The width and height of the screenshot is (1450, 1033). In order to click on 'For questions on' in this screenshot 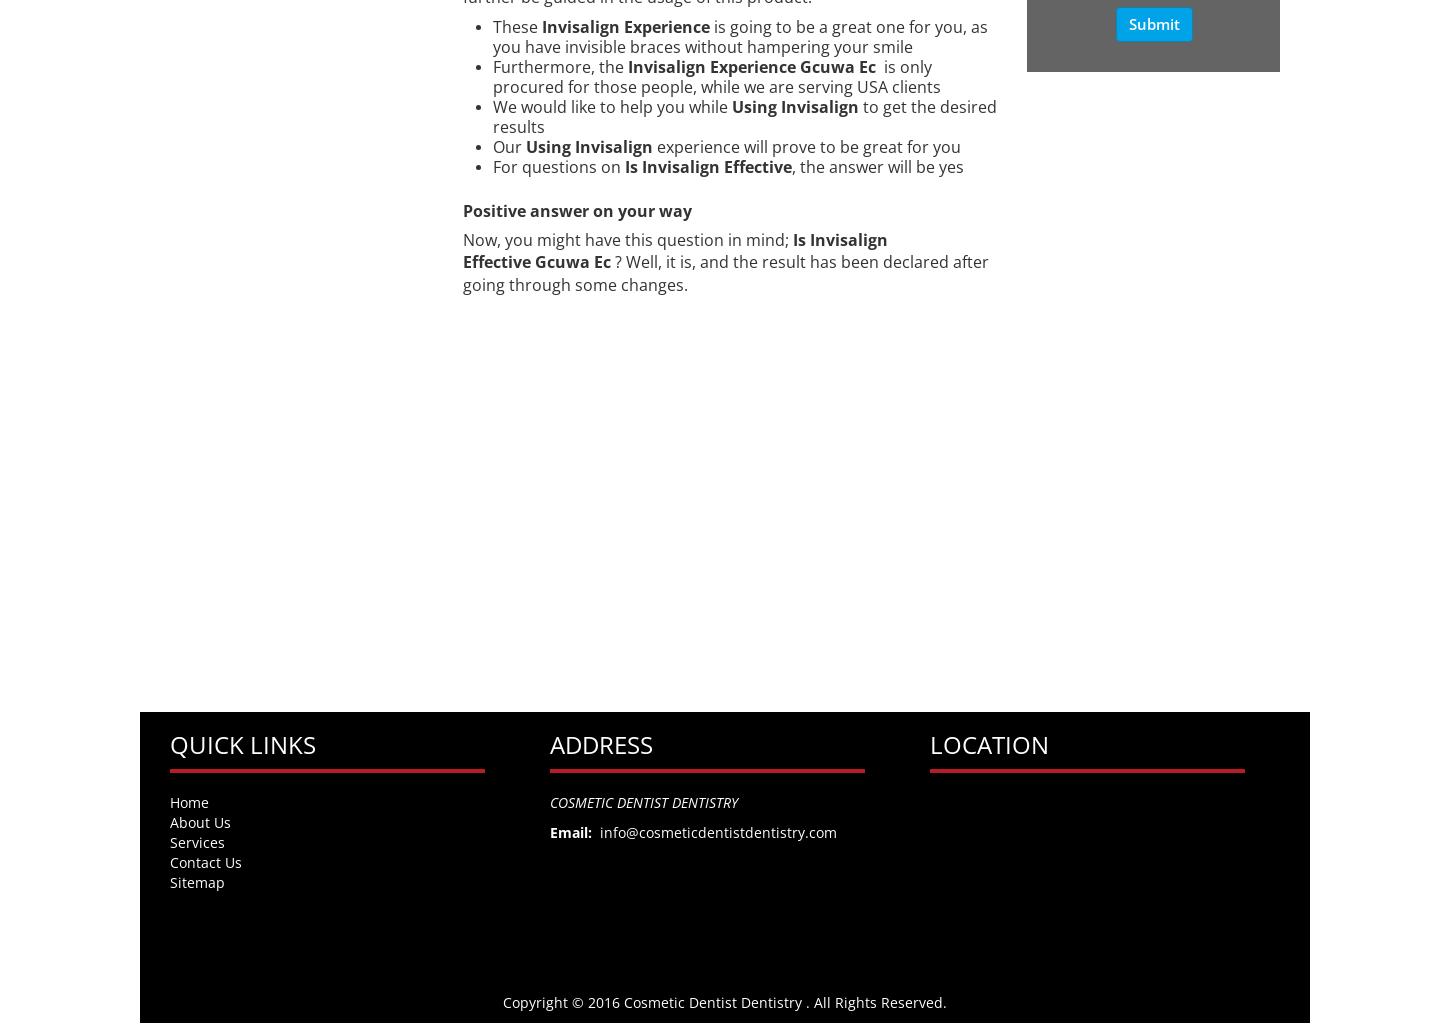, I will do `click(555, 166)`.